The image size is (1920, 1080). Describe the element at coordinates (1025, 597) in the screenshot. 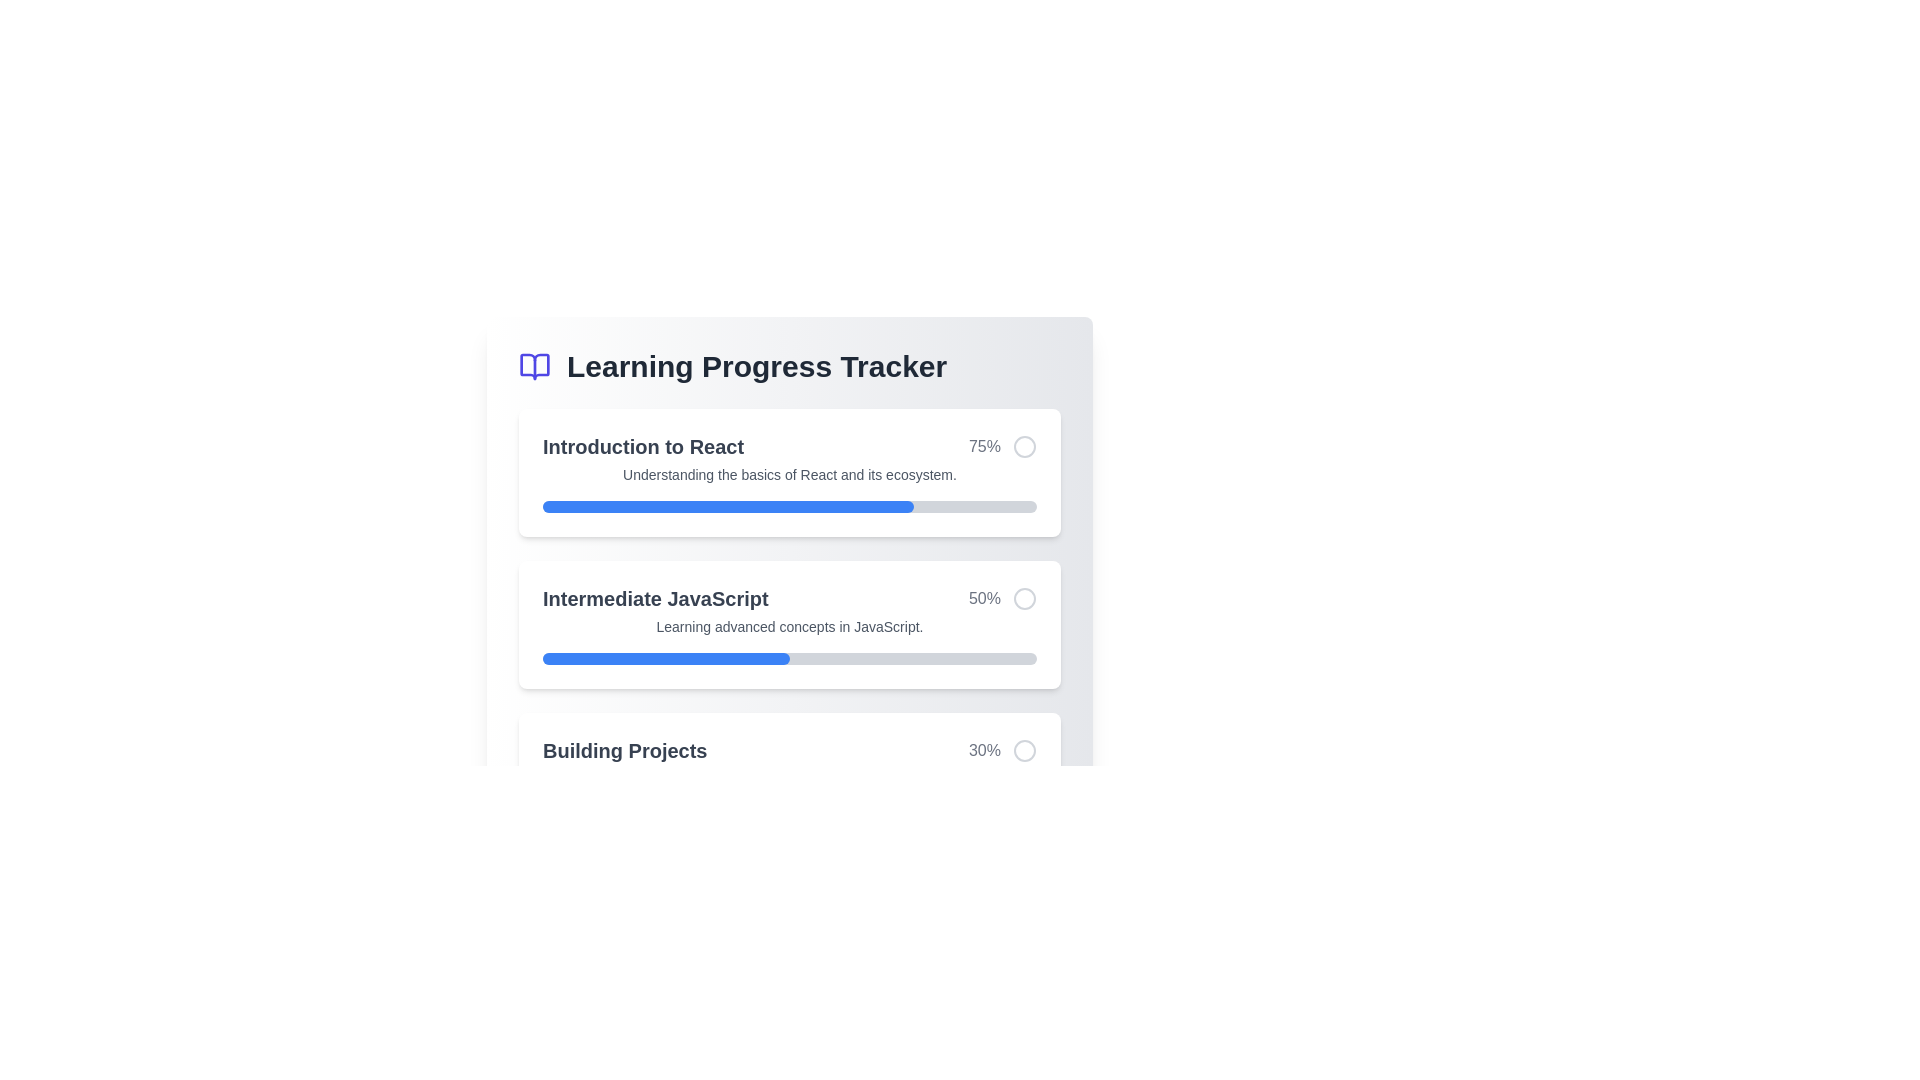

I see `the decorative status-indicating circle located to the right of the progress percentage '50%'` at that location.